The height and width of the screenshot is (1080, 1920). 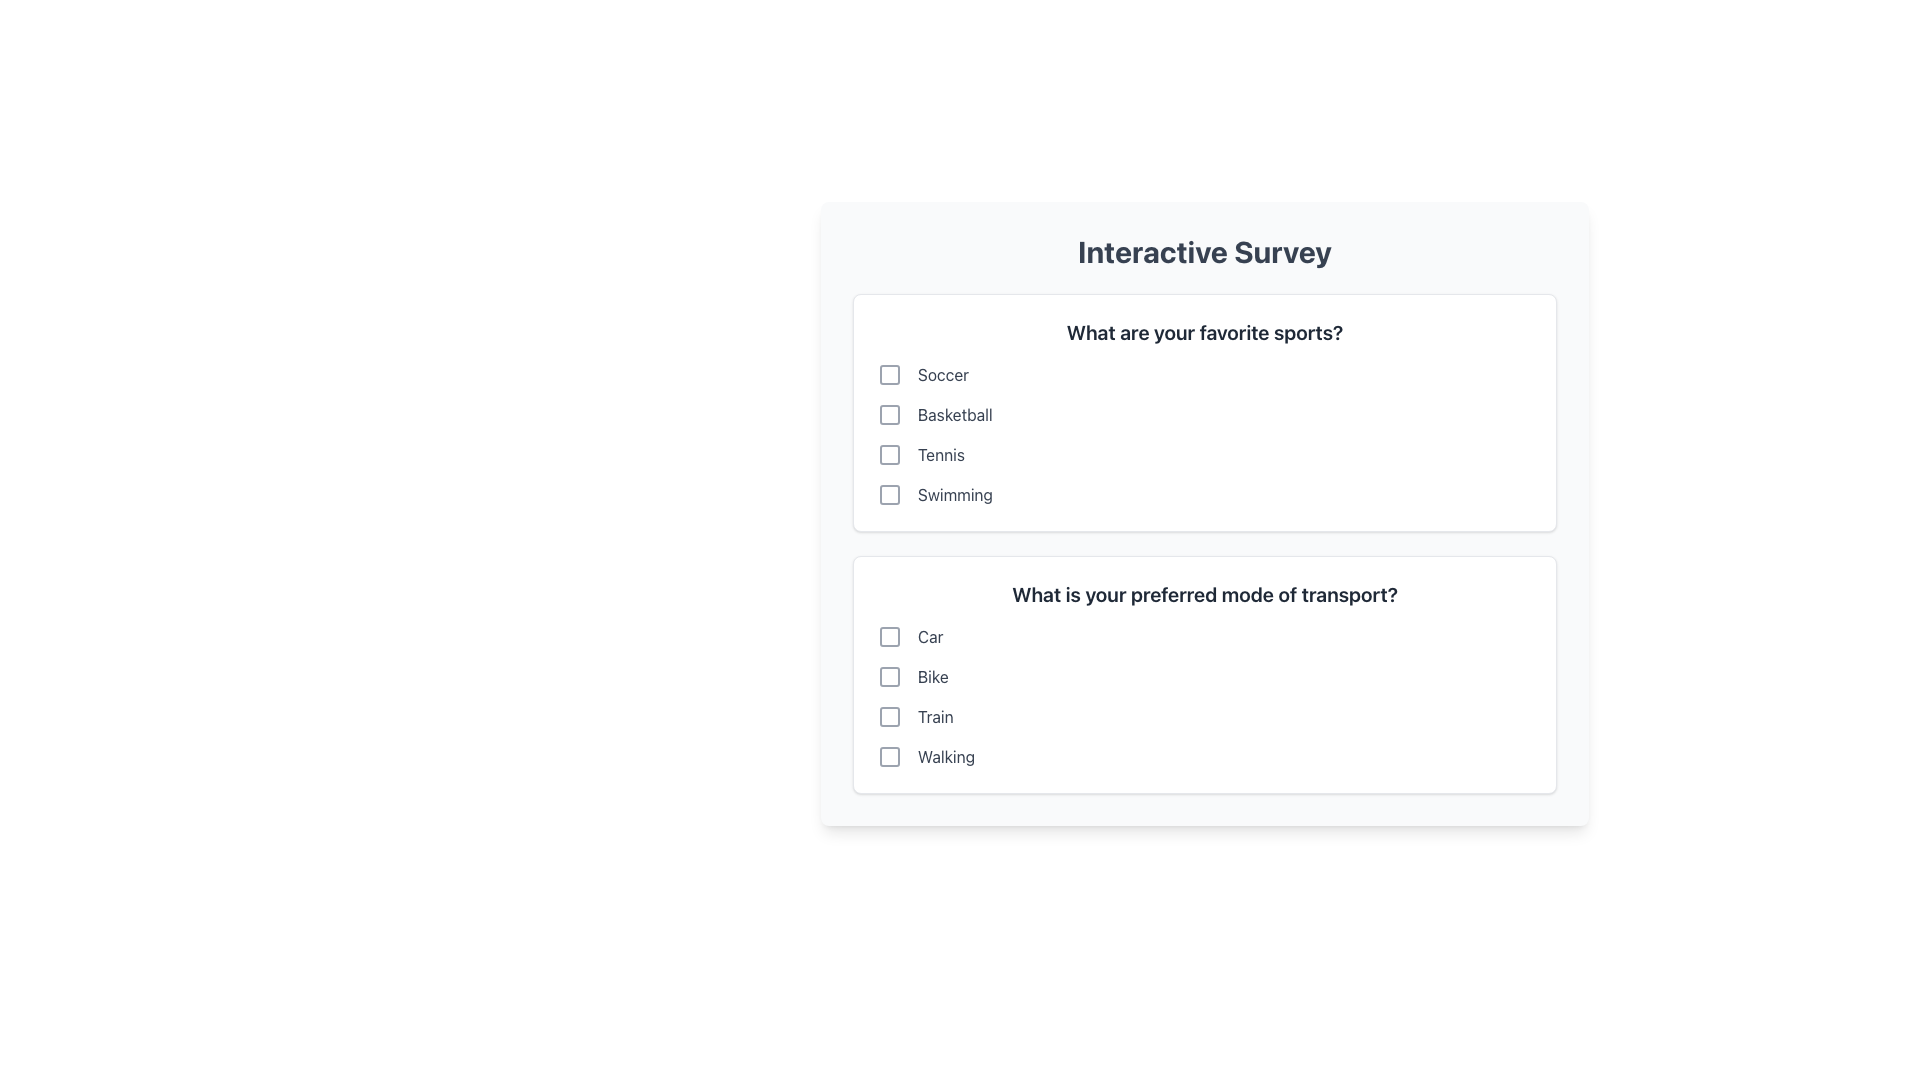 I want to click on the label for the checkbox option 'Swimming', which is the fourth item in the list of favorite sports options, so click(x=954, y=494).